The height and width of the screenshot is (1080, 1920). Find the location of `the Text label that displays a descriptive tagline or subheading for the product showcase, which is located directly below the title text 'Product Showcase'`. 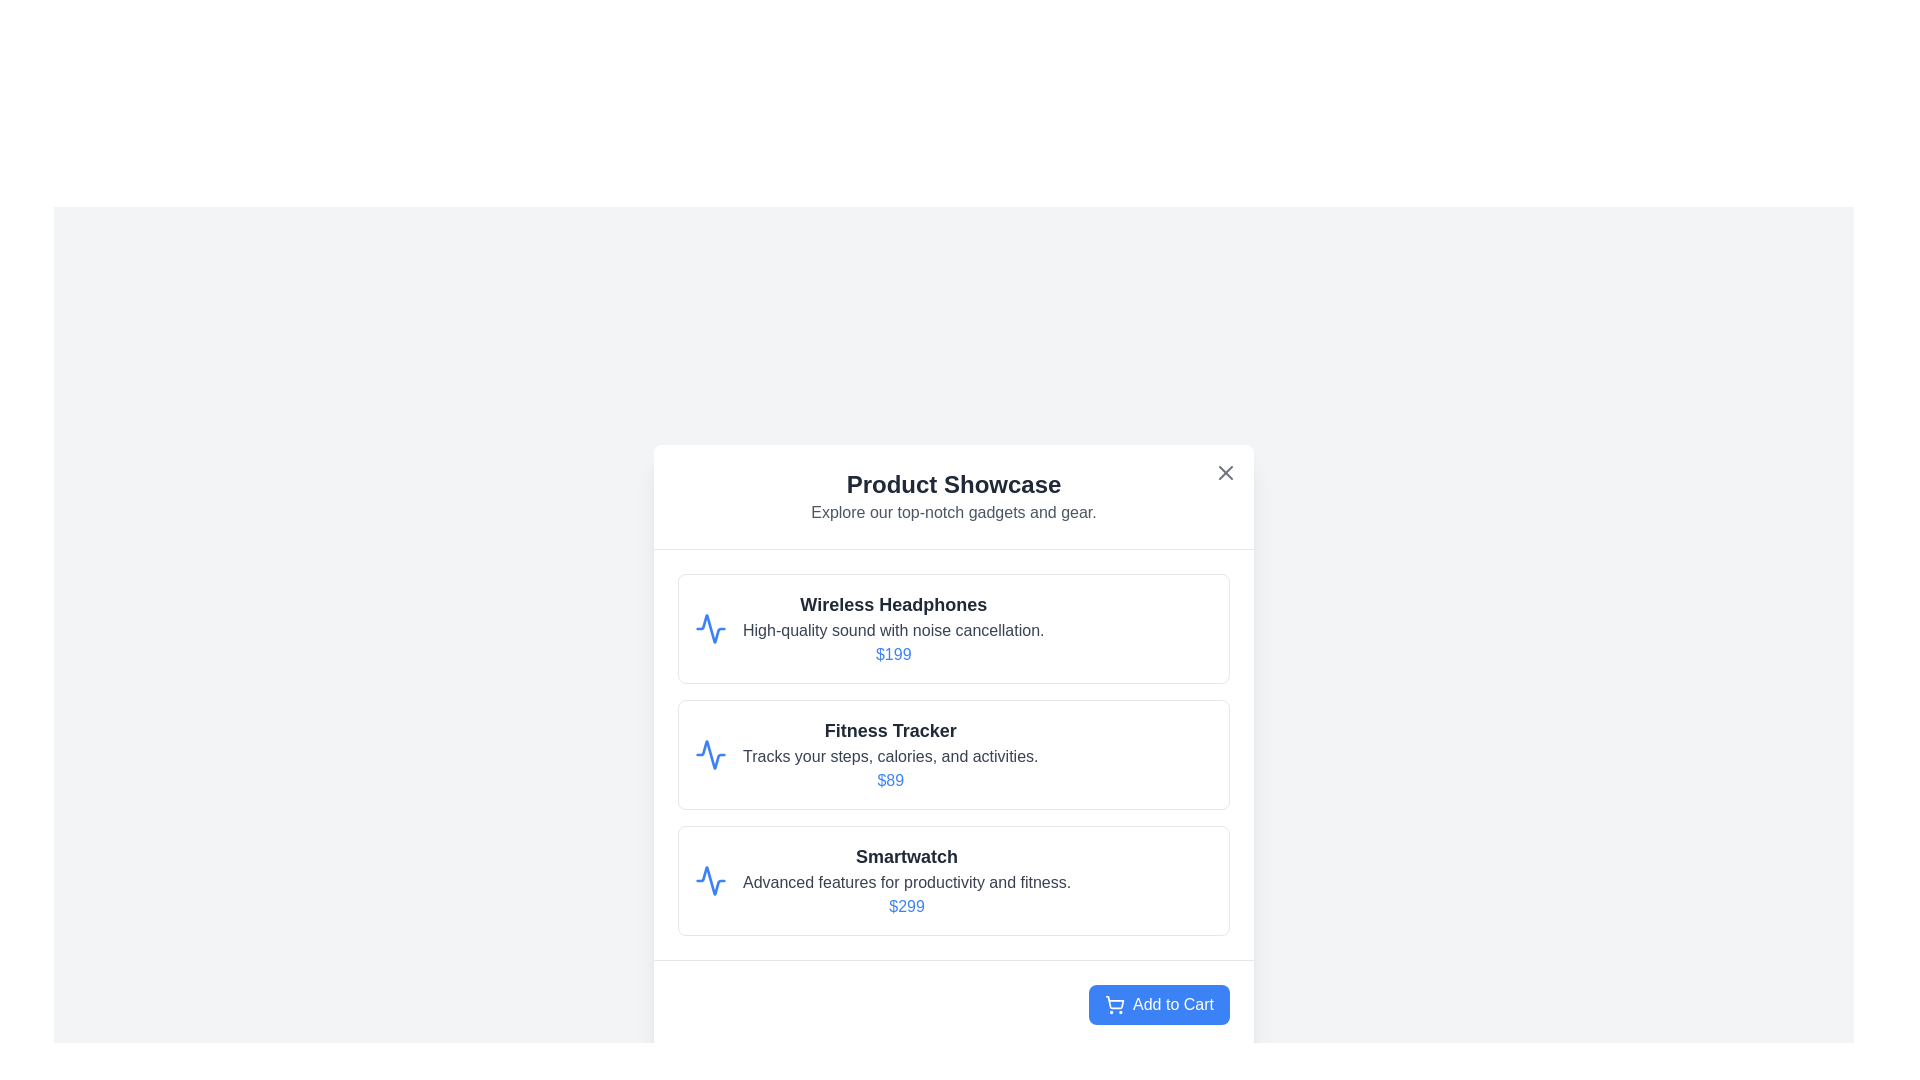

the Text label that displays a descriptive tagline or subheading for the product showcase, which is located directly below the title text 'Product Showcase' is located at coordinates (953, 512).